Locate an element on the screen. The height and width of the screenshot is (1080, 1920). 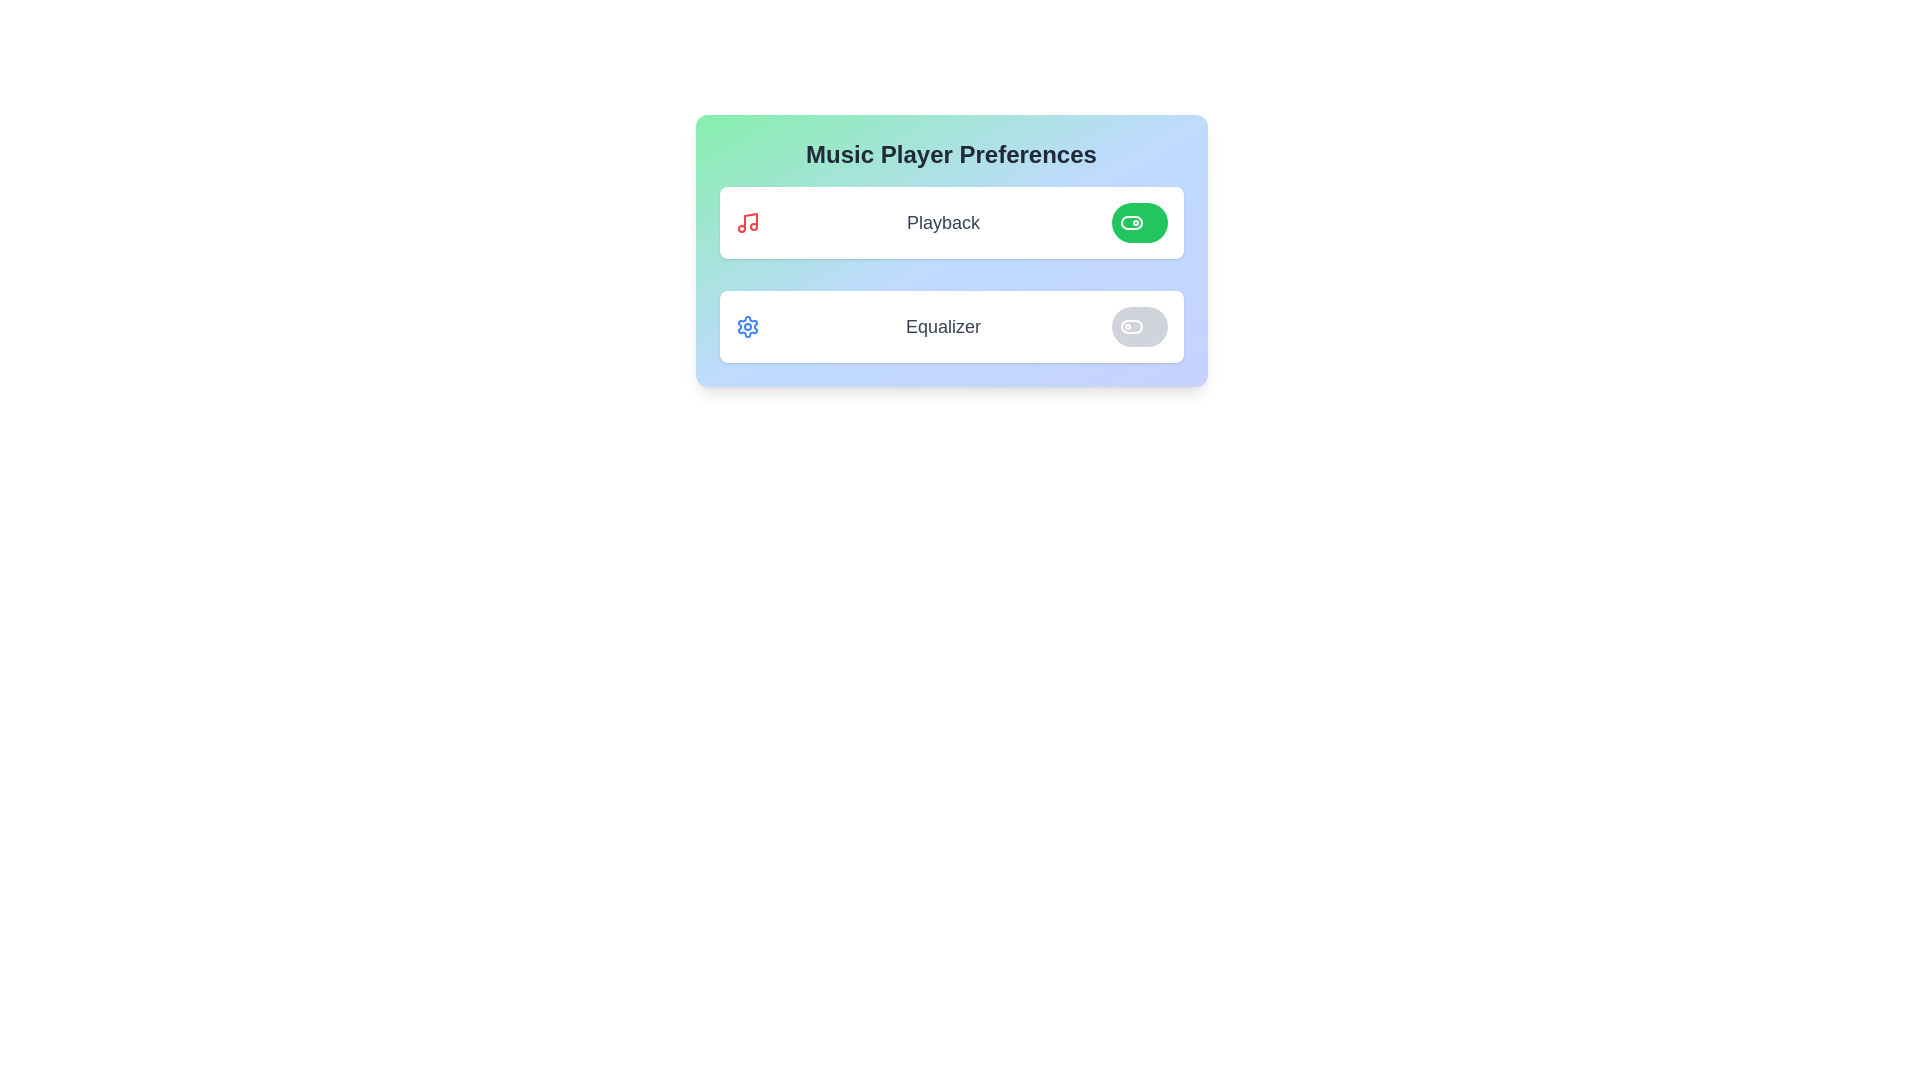
the circular toggle switch with a green background and a white toggle symbol located in the top row of the 'Music Player Preferences' card is located at coordinates (1139, 223).